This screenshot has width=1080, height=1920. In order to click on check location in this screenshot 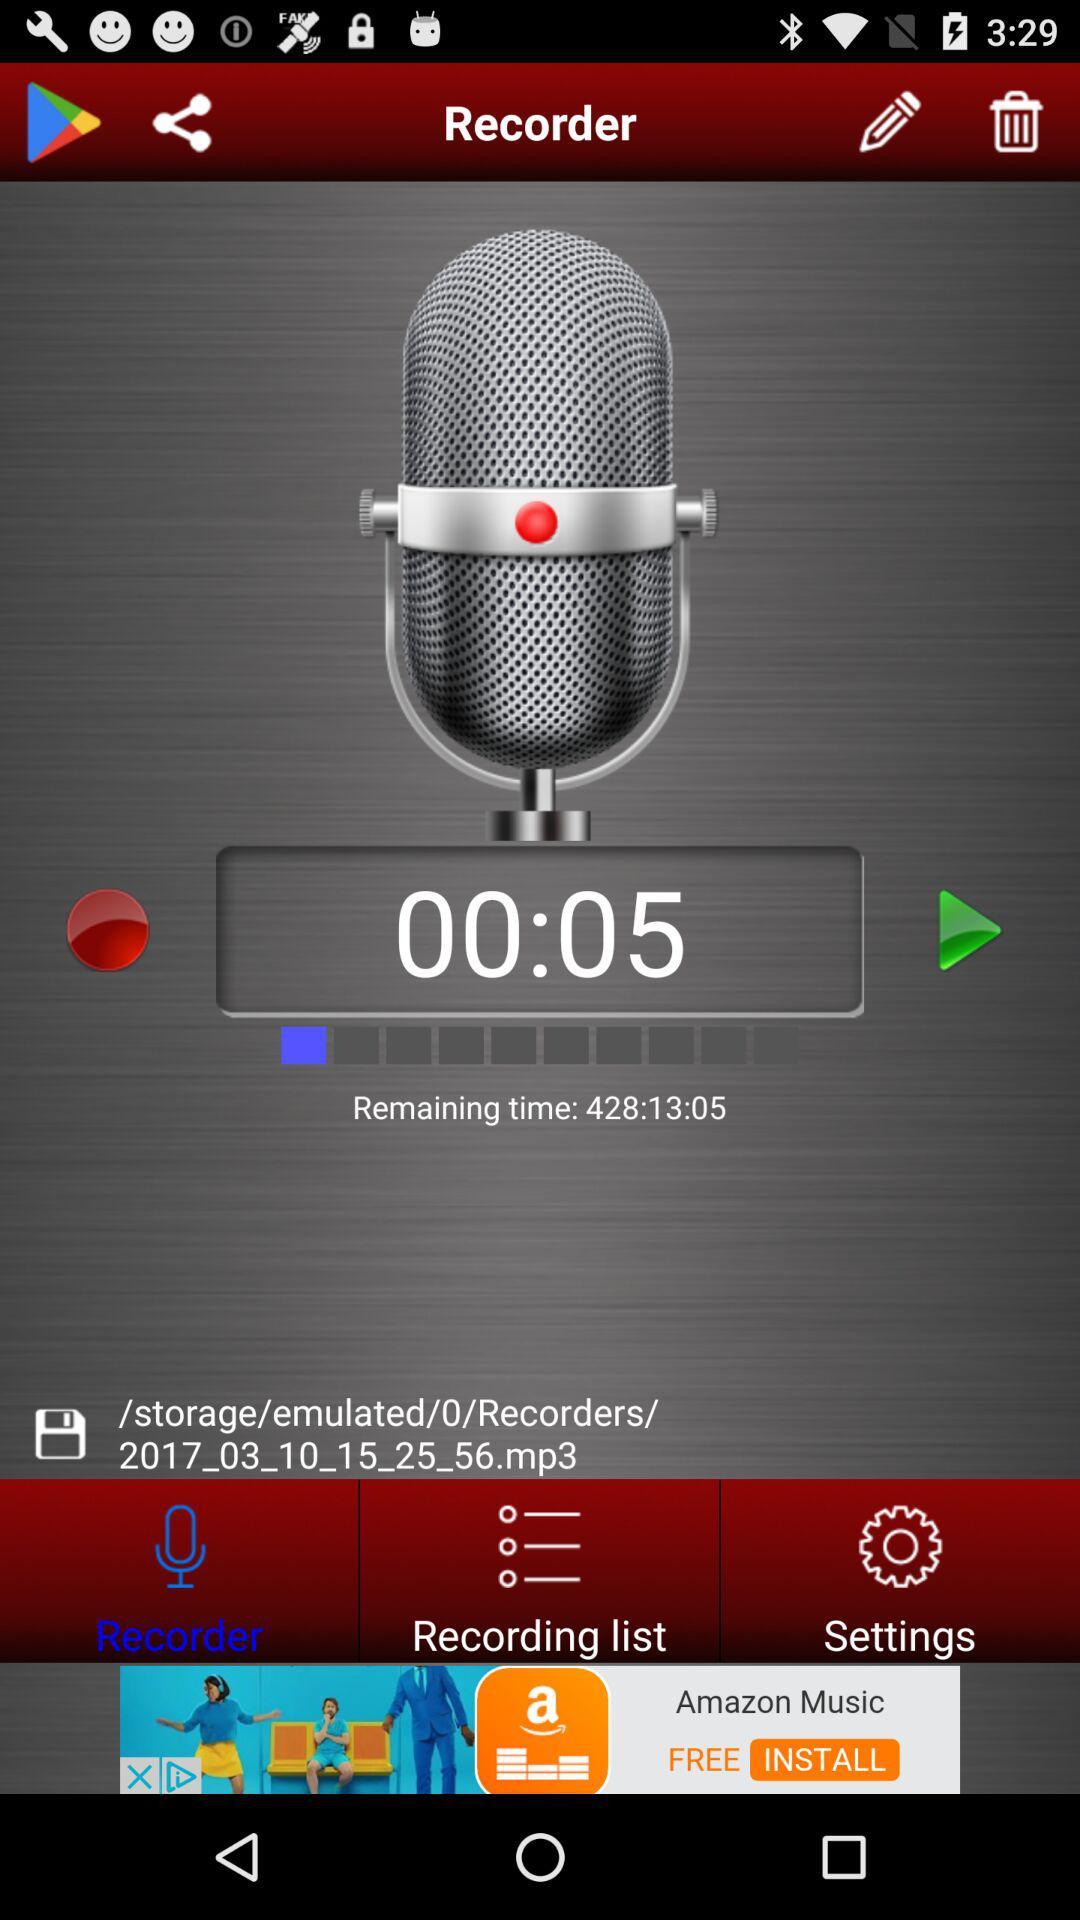, I will do `click(181, 121)`.